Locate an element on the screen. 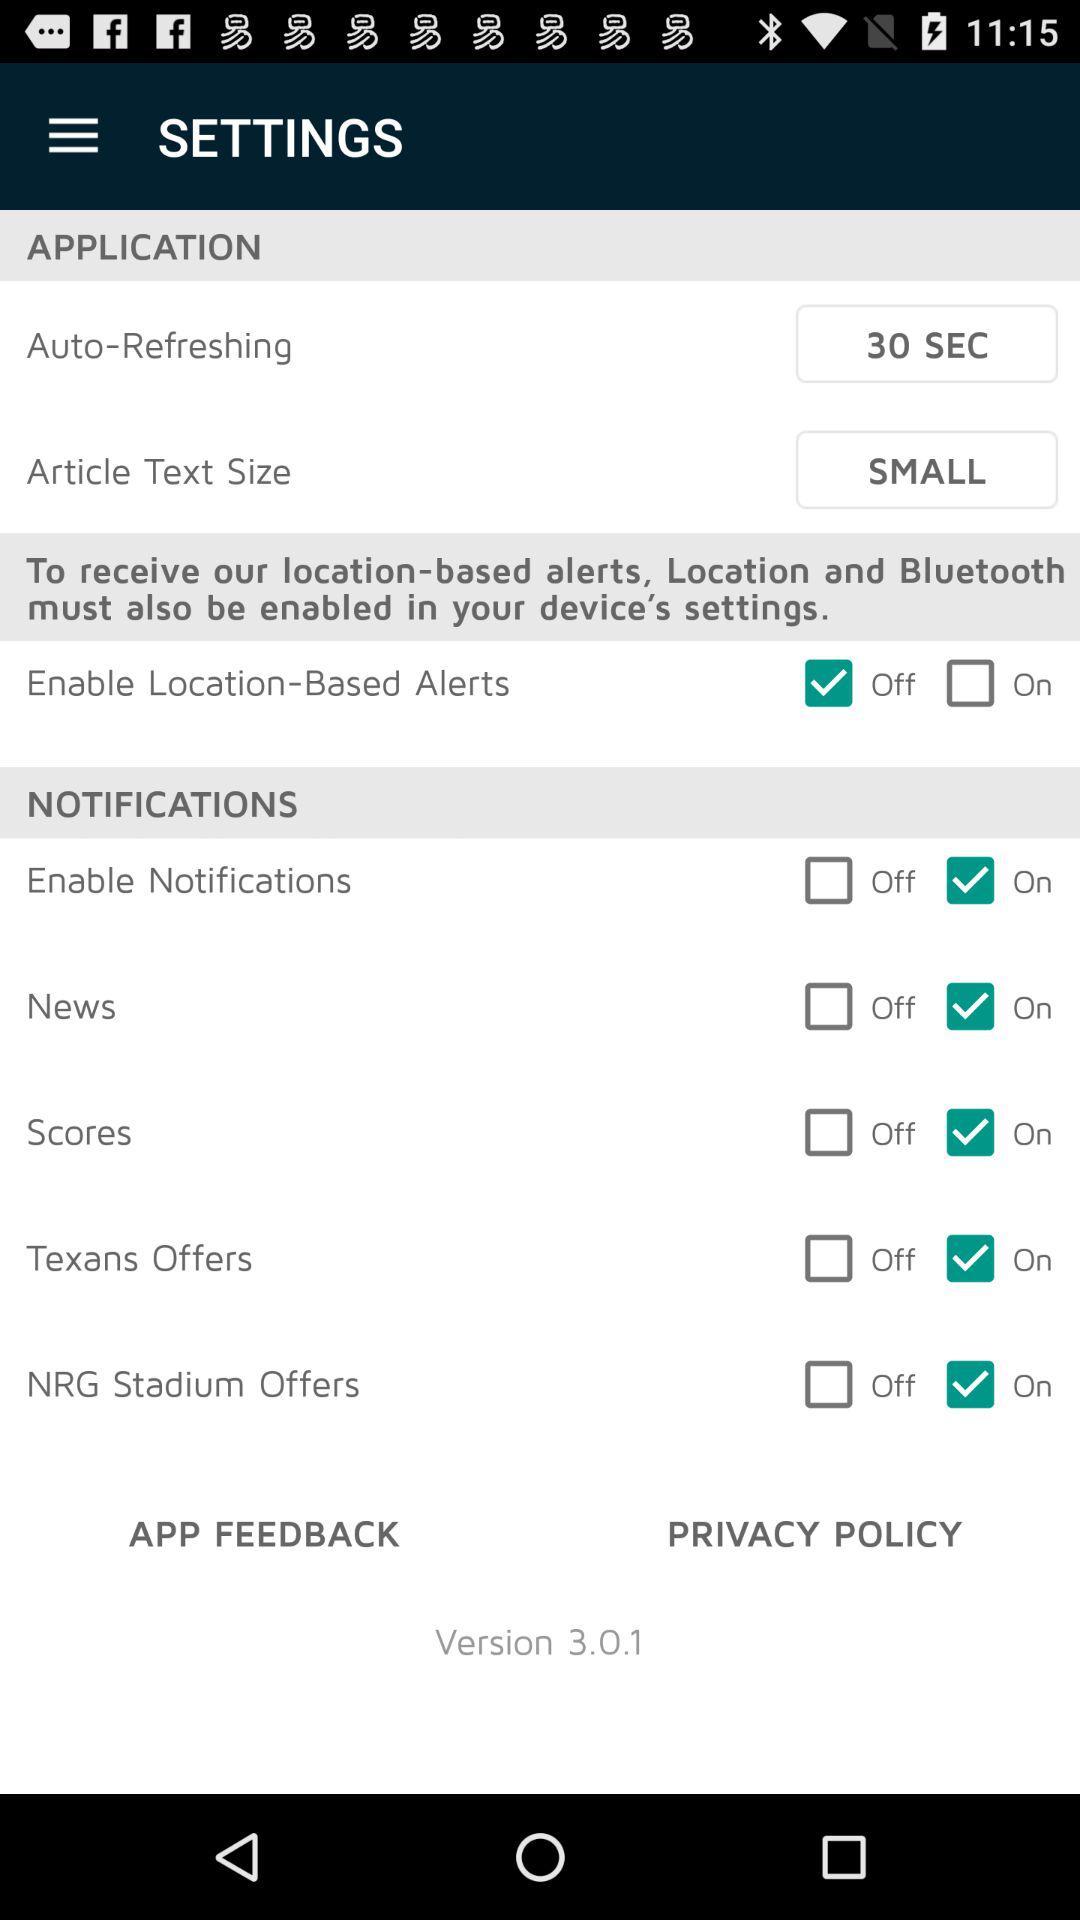 The image size is (1080, 1920). item above the application icon is located at coordinates (72, 135).